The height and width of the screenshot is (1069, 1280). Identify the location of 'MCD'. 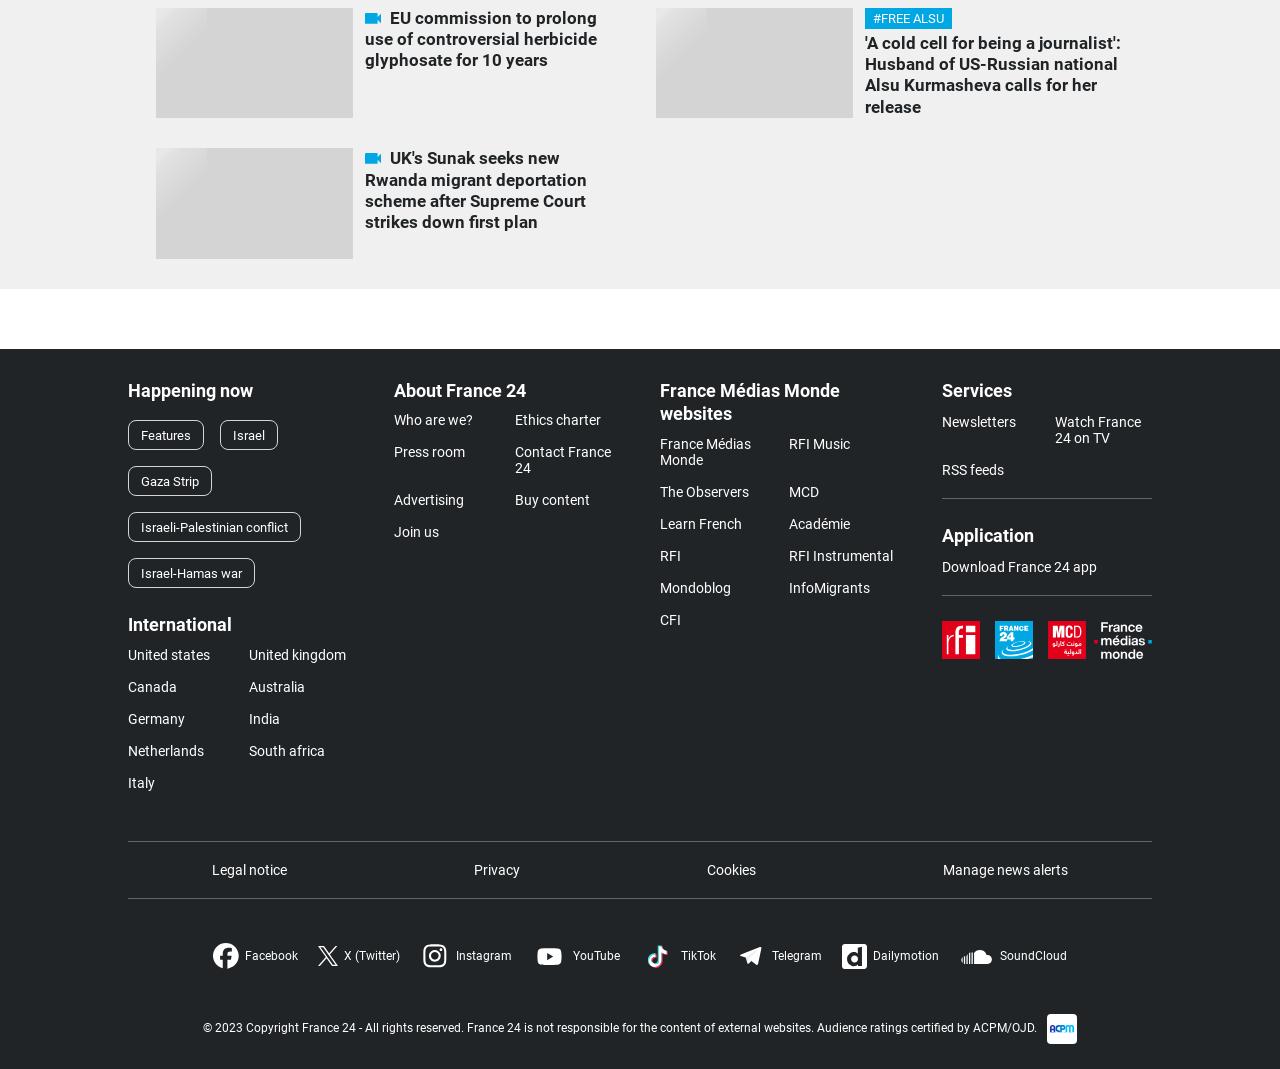
(803, 489).